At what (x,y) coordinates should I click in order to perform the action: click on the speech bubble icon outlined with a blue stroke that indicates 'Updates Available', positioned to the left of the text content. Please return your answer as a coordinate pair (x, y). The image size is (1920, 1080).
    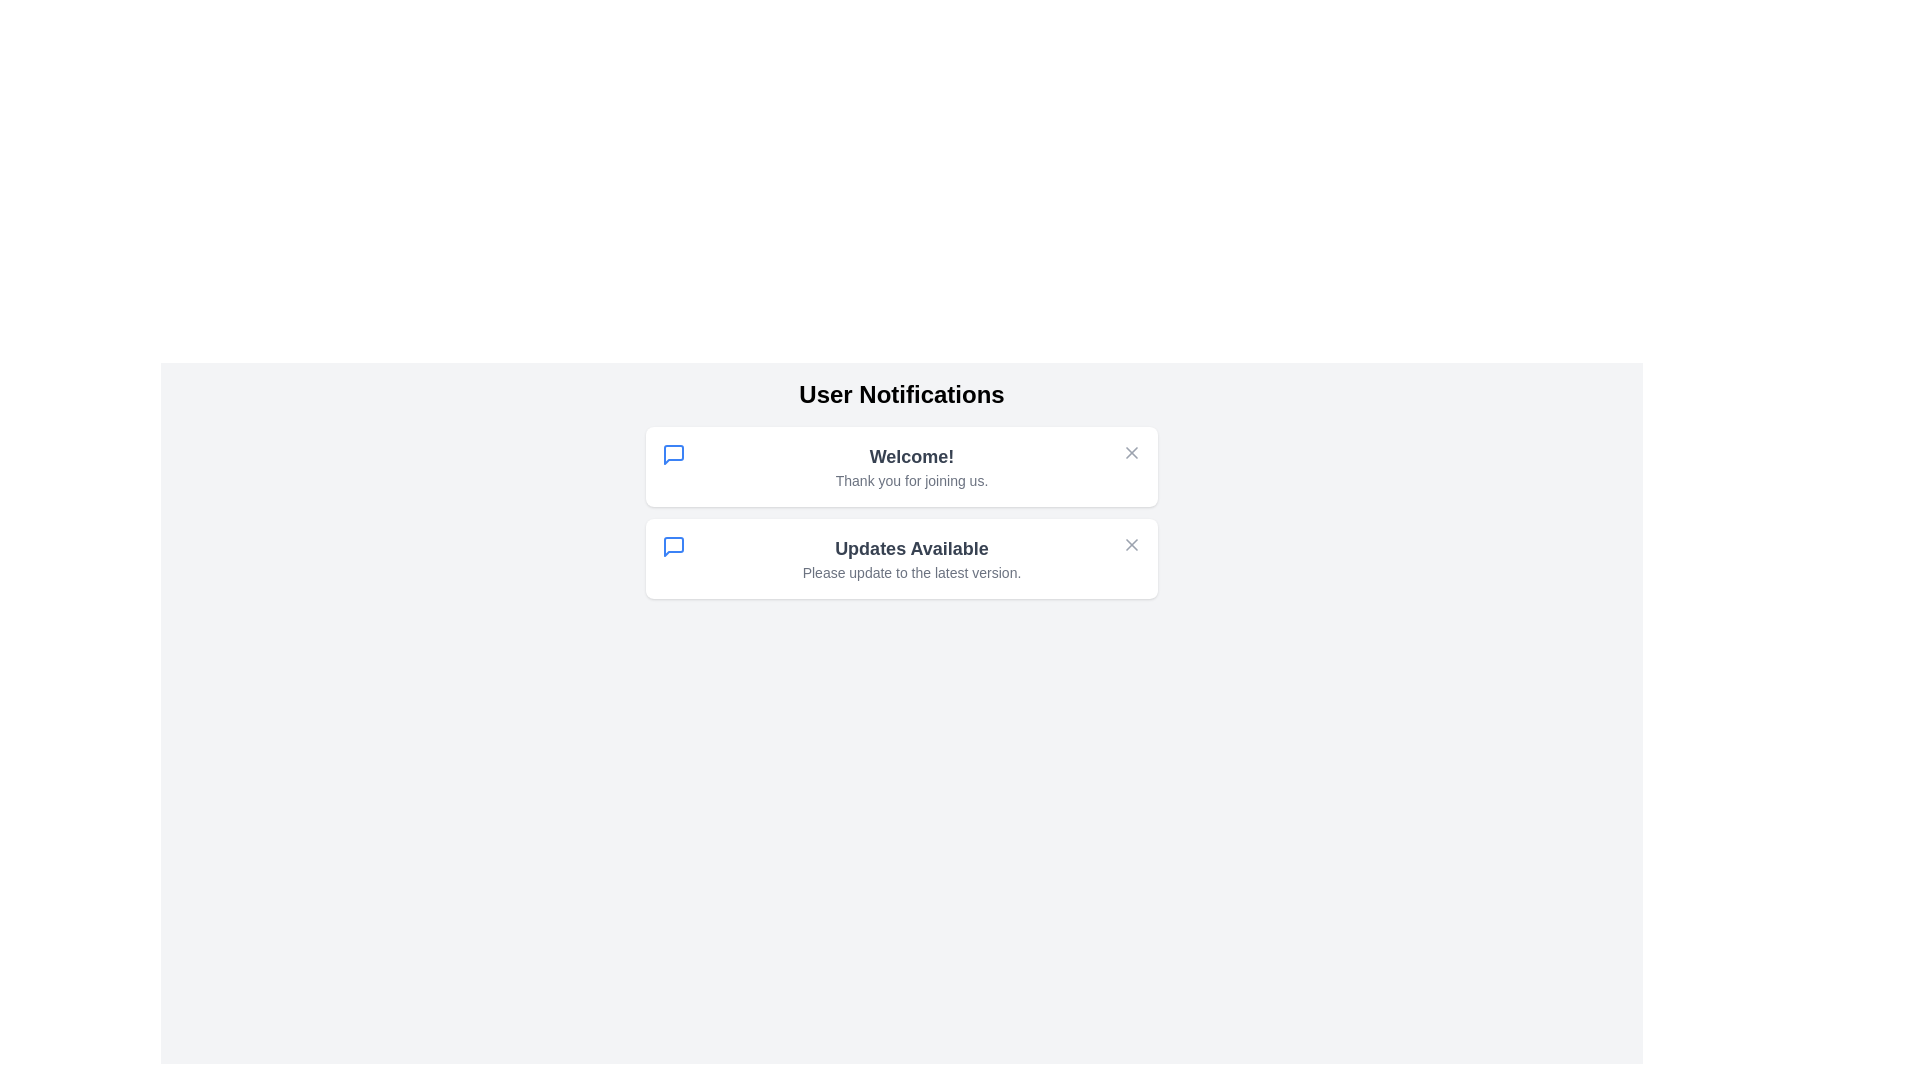
    Looking at the image, I should click on (673, 547).